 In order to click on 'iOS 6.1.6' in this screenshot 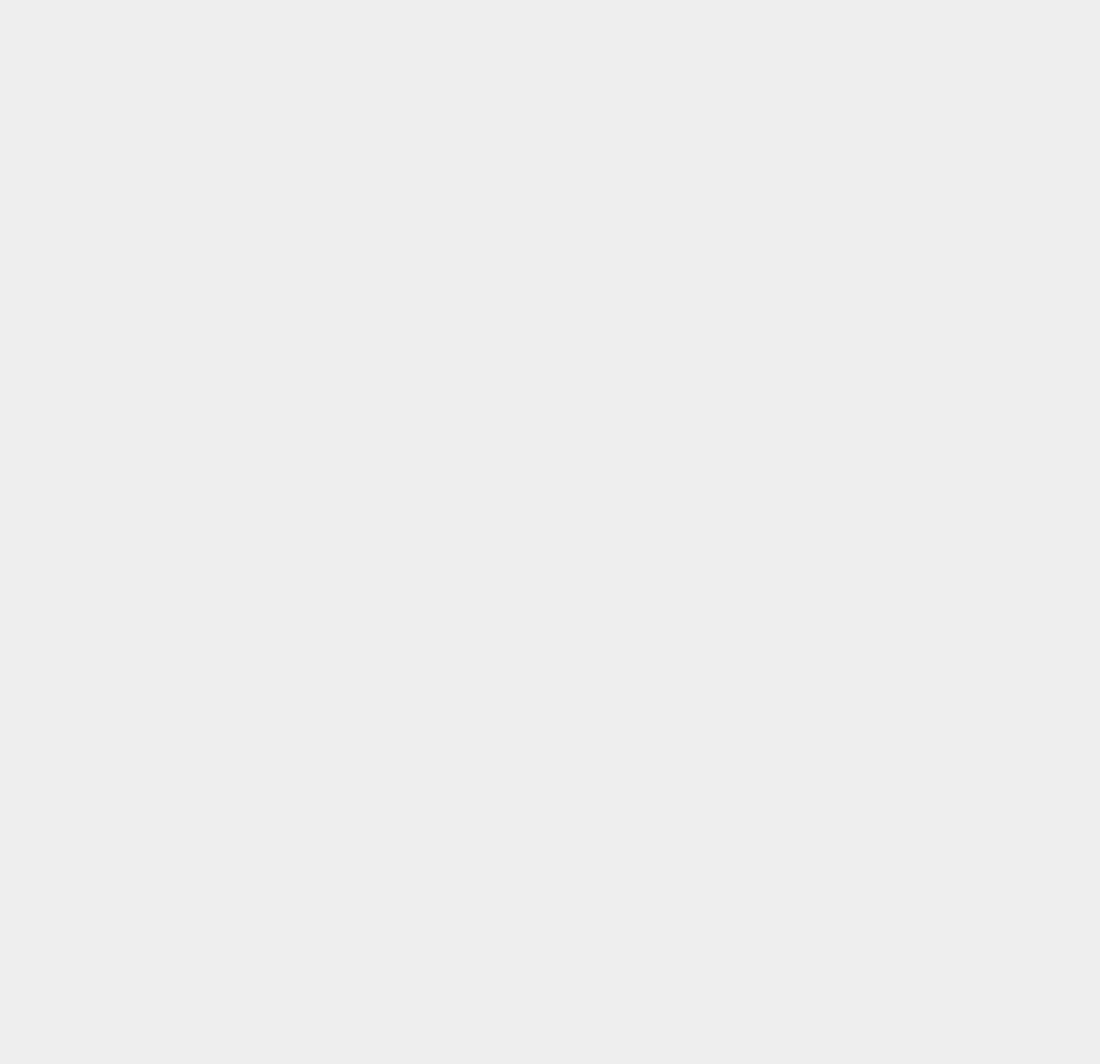, I will do `click(778, 67)`.